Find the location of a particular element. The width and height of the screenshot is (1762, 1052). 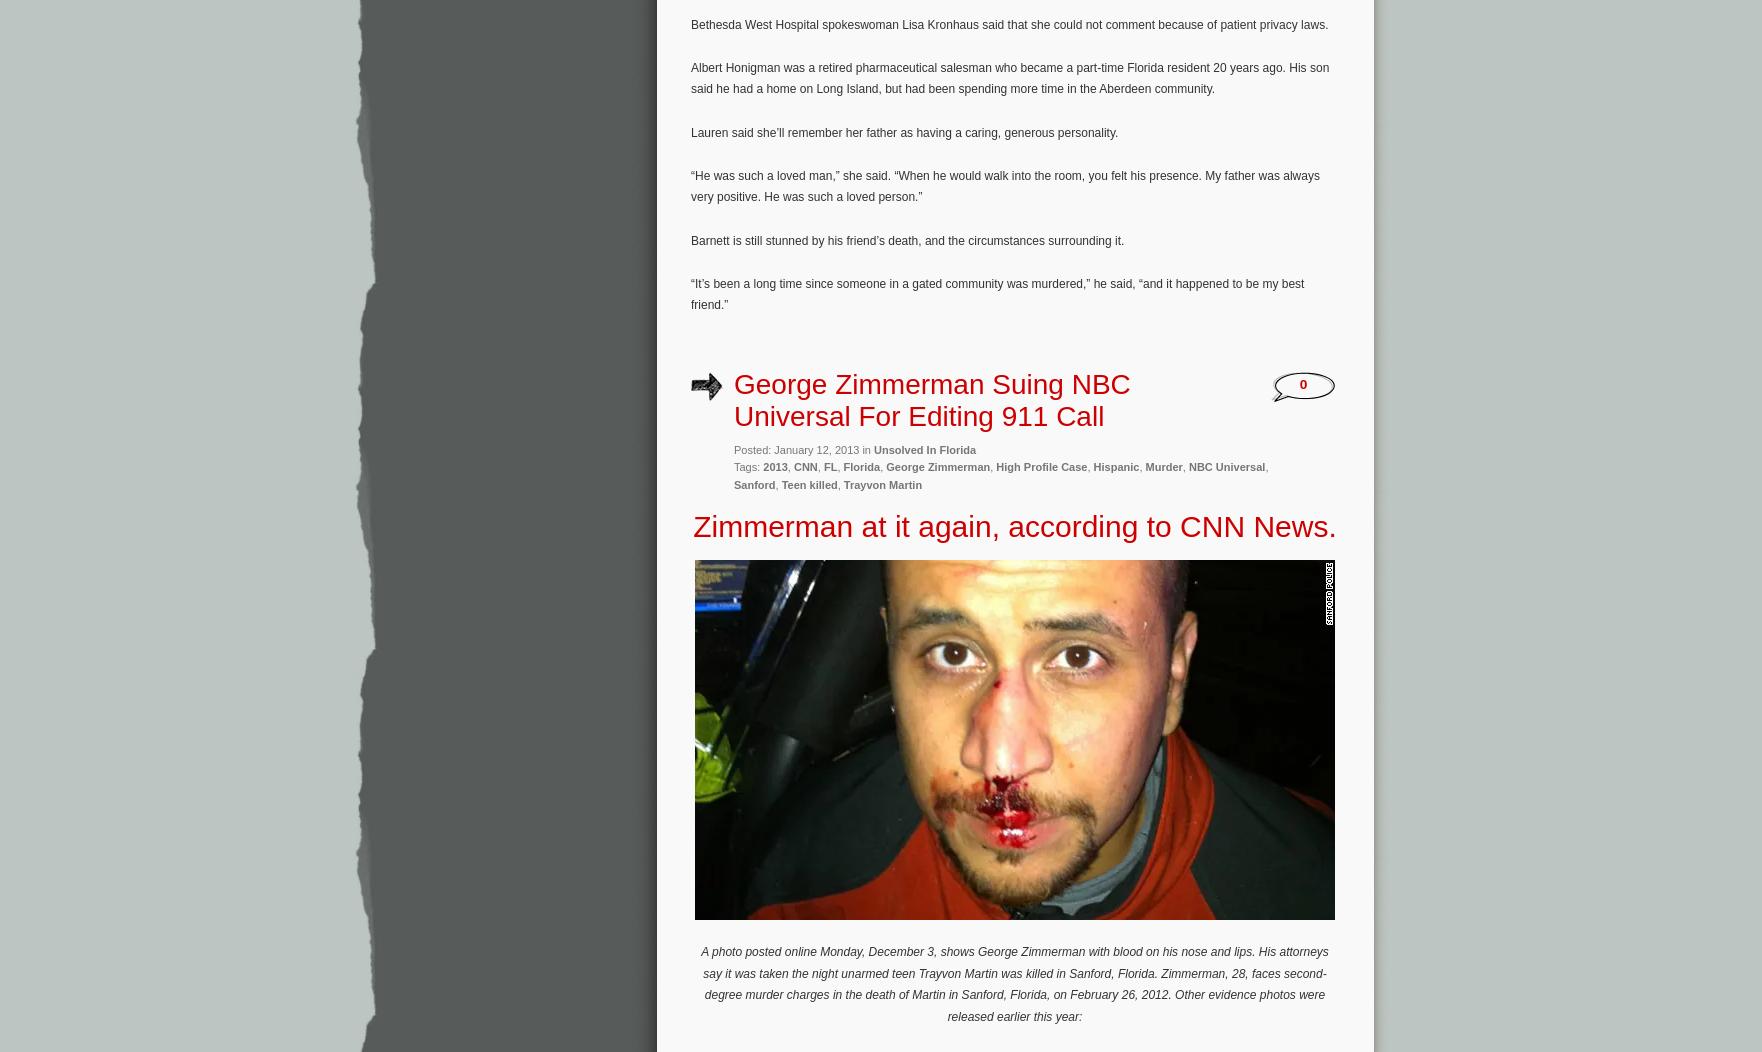

'Barnett is still stunned by his friend’s death, and the circumstances surrounding it.' is located at coordinates (690, 238).